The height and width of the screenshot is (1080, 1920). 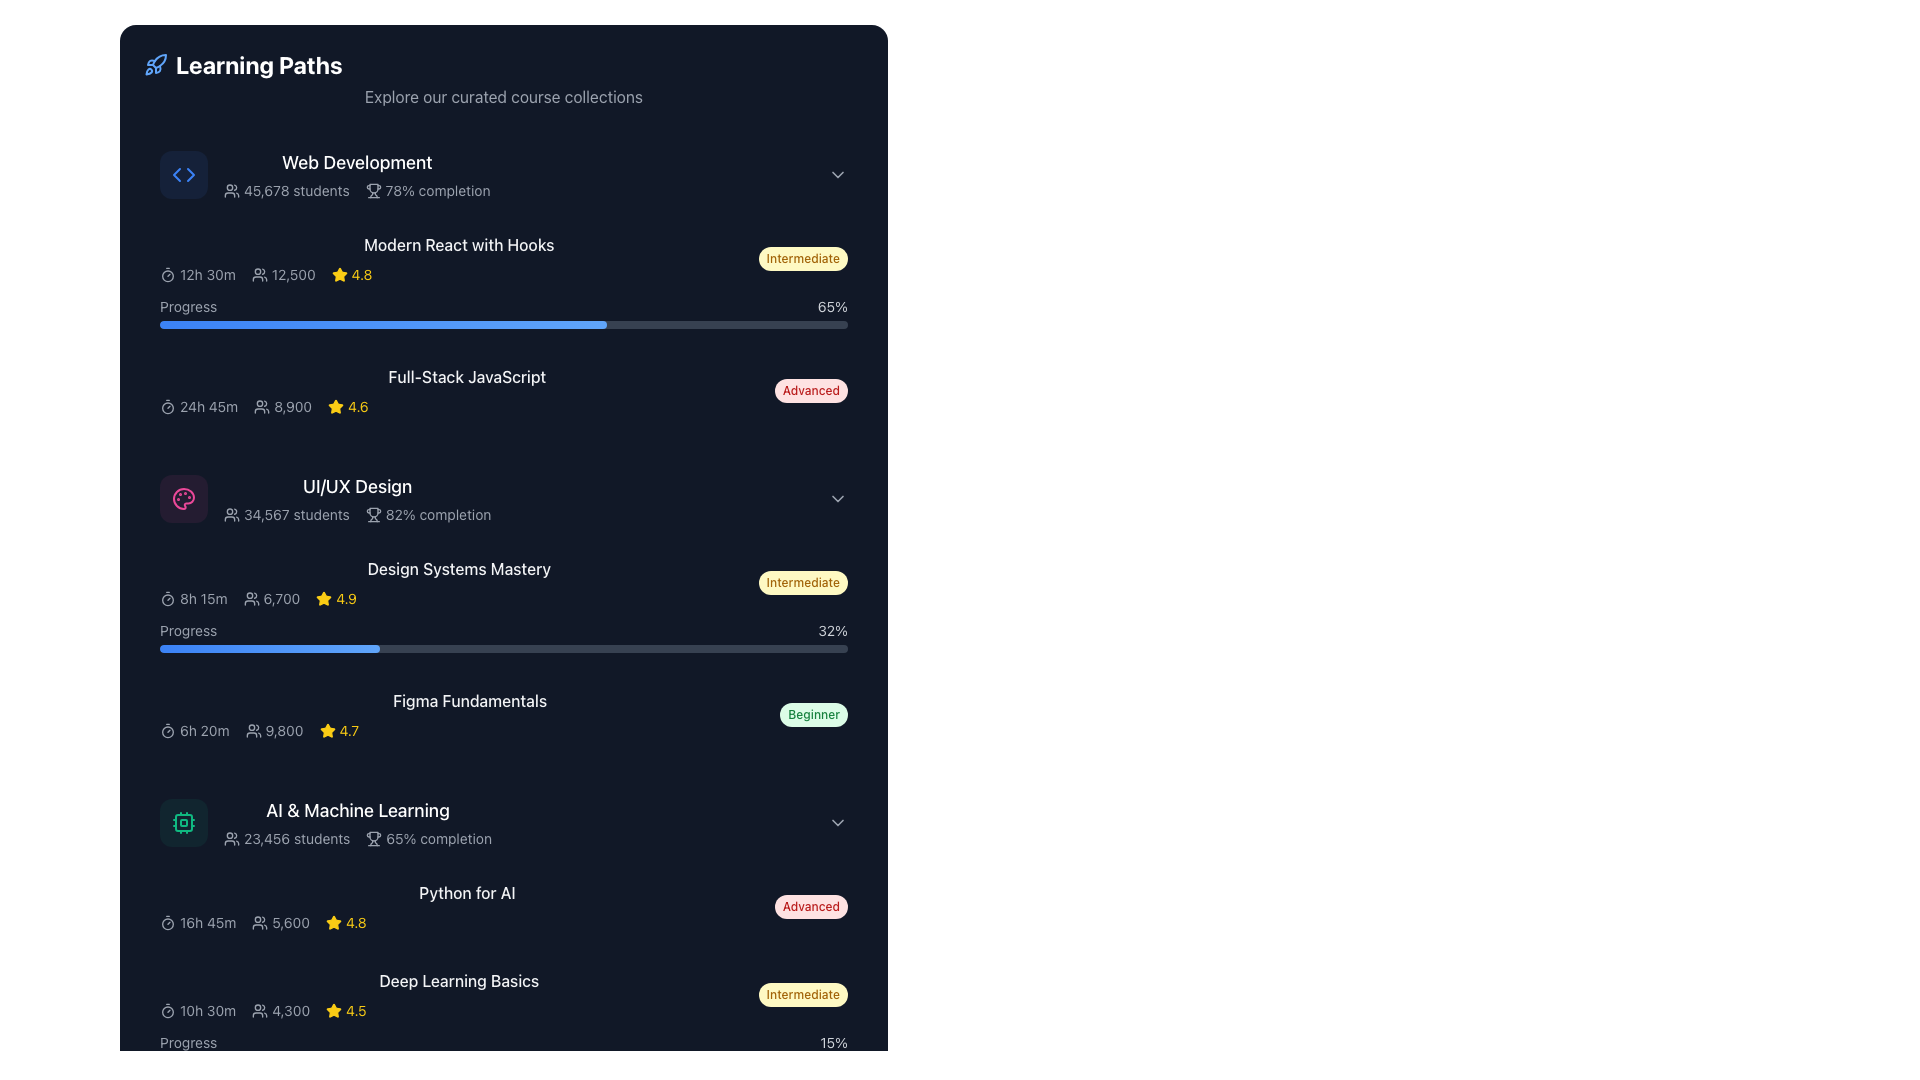 I want to click on the badge indicating the difficulty level associated with the 'Design Systems Mastery' course, located to the right side of the course row, so click(x=803, y=582).